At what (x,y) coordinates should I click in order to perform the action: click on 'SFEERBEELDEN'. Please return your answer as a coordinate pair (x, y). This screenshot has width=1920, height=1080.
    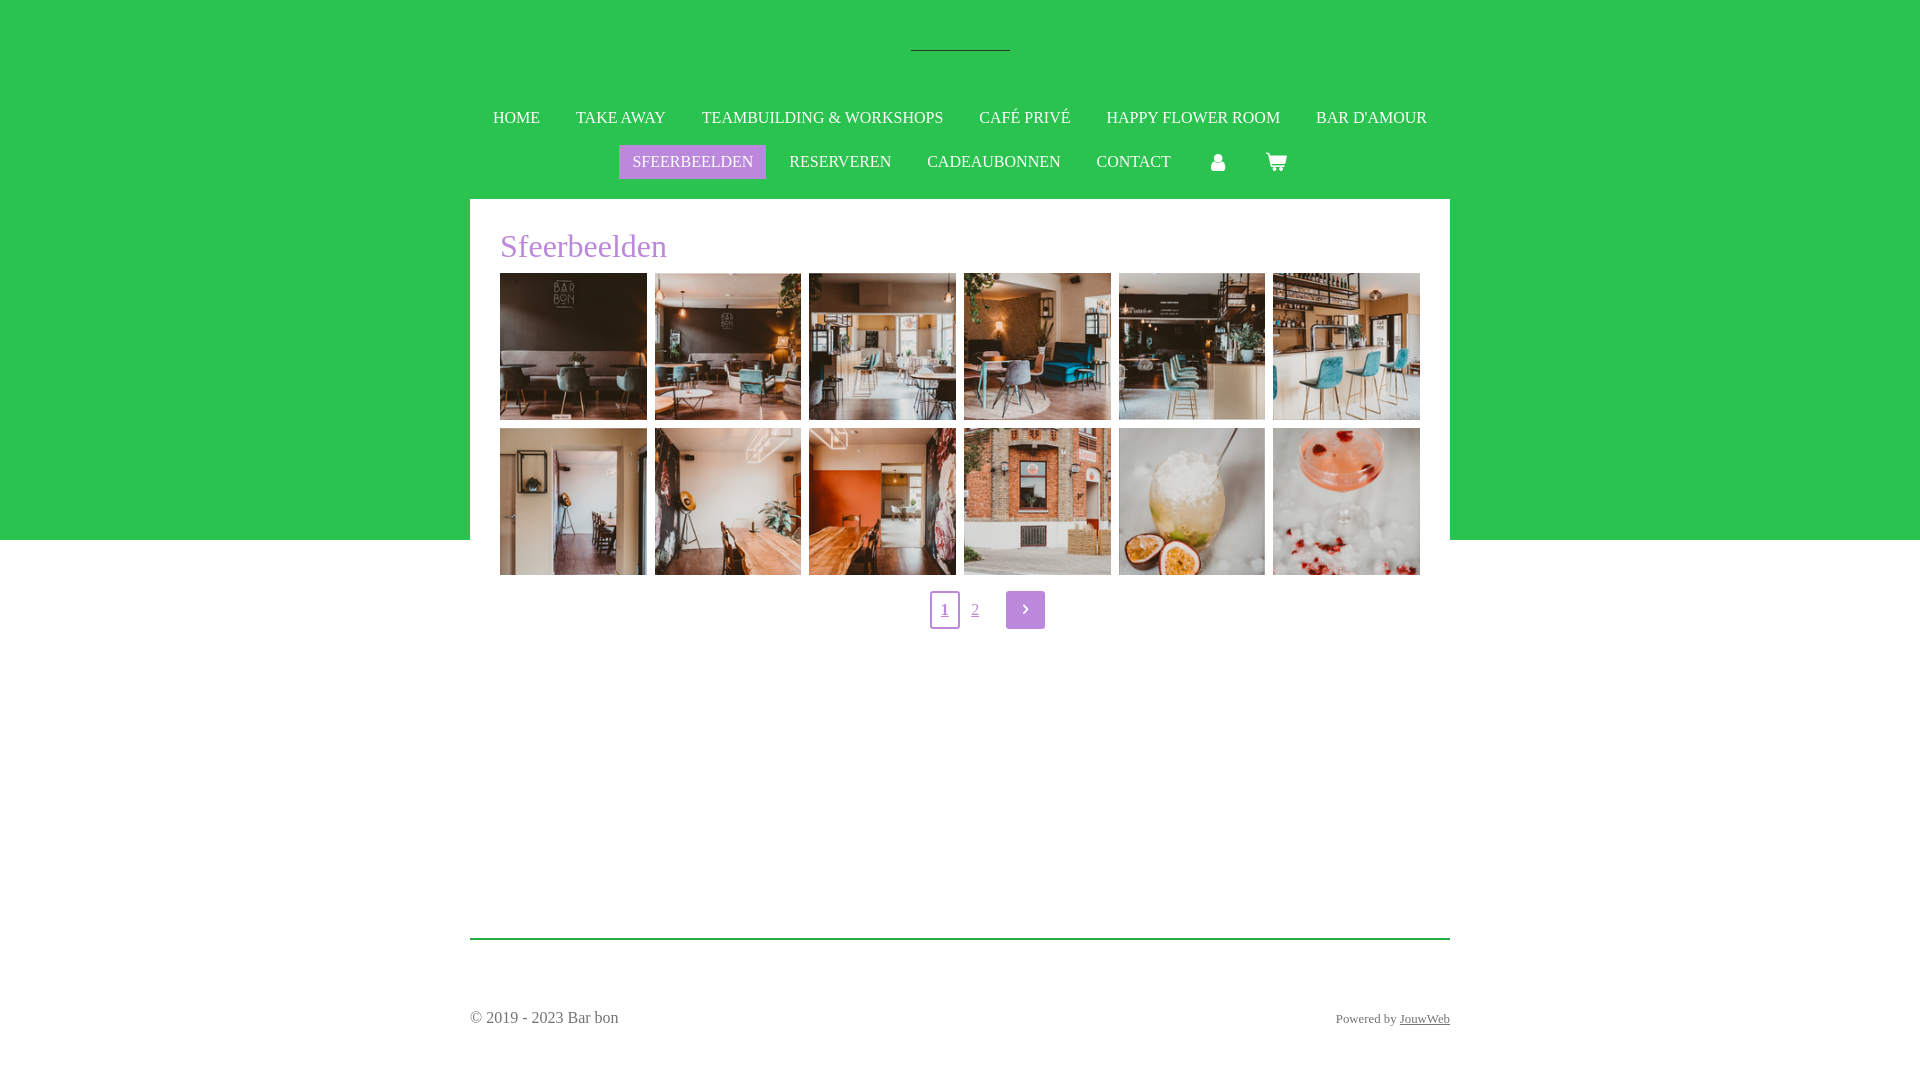
    Looking at the image, I should click on (618, 161).